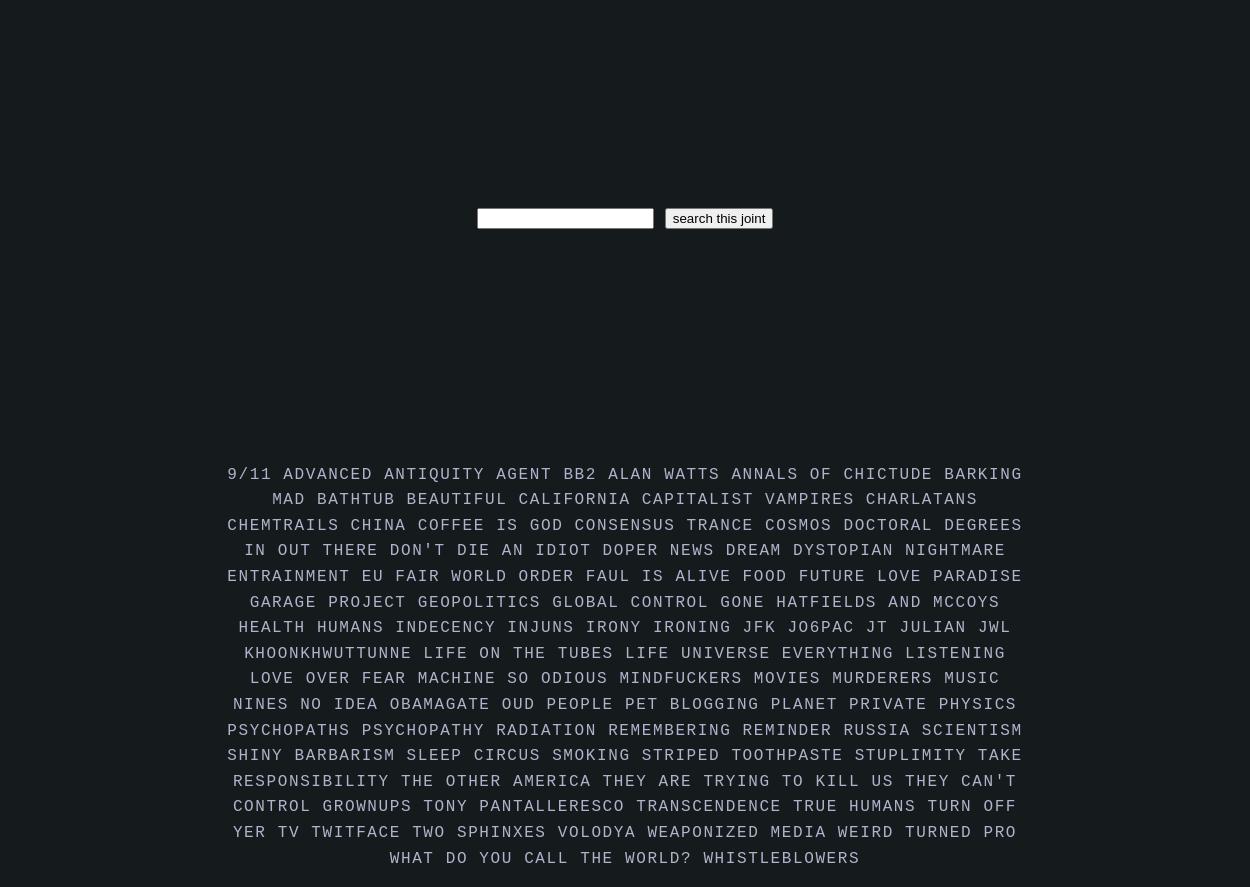 The width and height of the screenshot is (1250, 887). I want to click on 'mindfuckers', so click(686, 677).